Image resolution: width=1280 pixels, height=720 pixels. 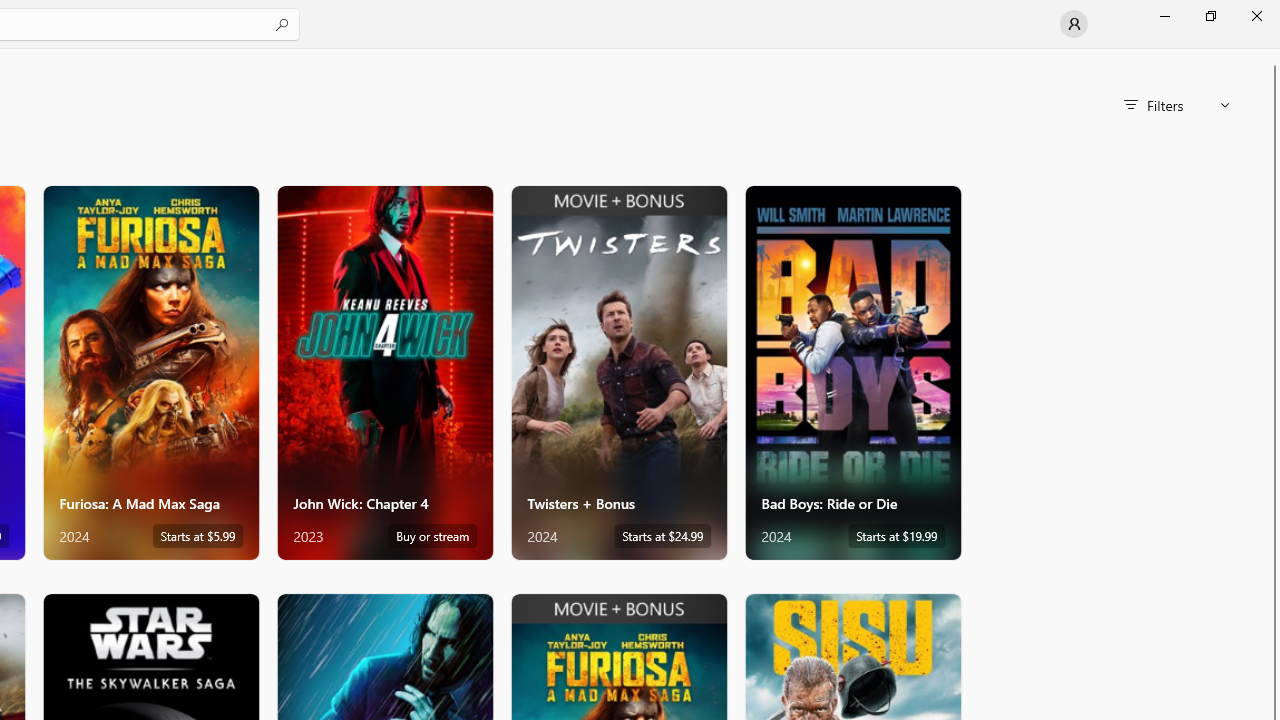 What do you see at coordinates (1209, 15) in the screenshot?
I see `'Restore Microsoft Store'` at bounding box center [1209, 15].